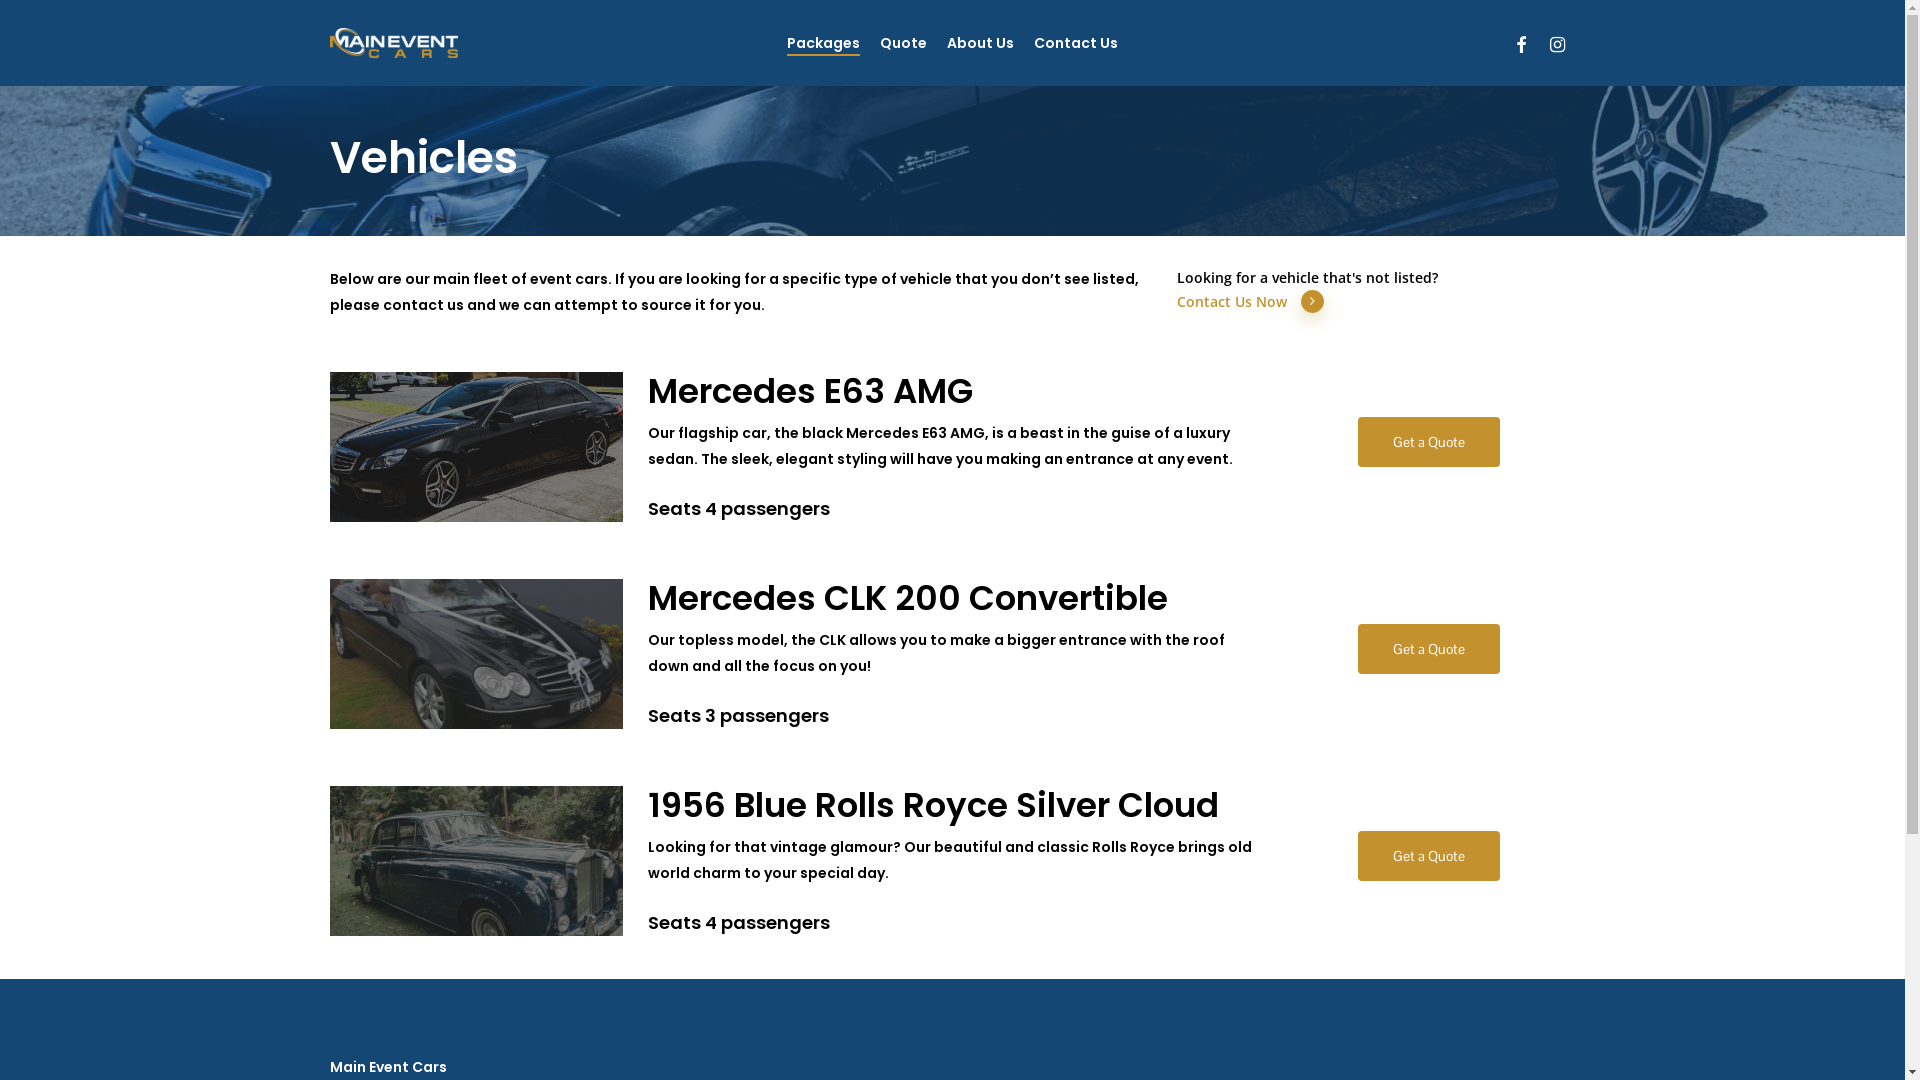 This screenshot has height=1080, width=1920. What do you see at coordinates (1502, 42) in the screenshot?
I see `'facebook'` at bounding box center [1502, 42].